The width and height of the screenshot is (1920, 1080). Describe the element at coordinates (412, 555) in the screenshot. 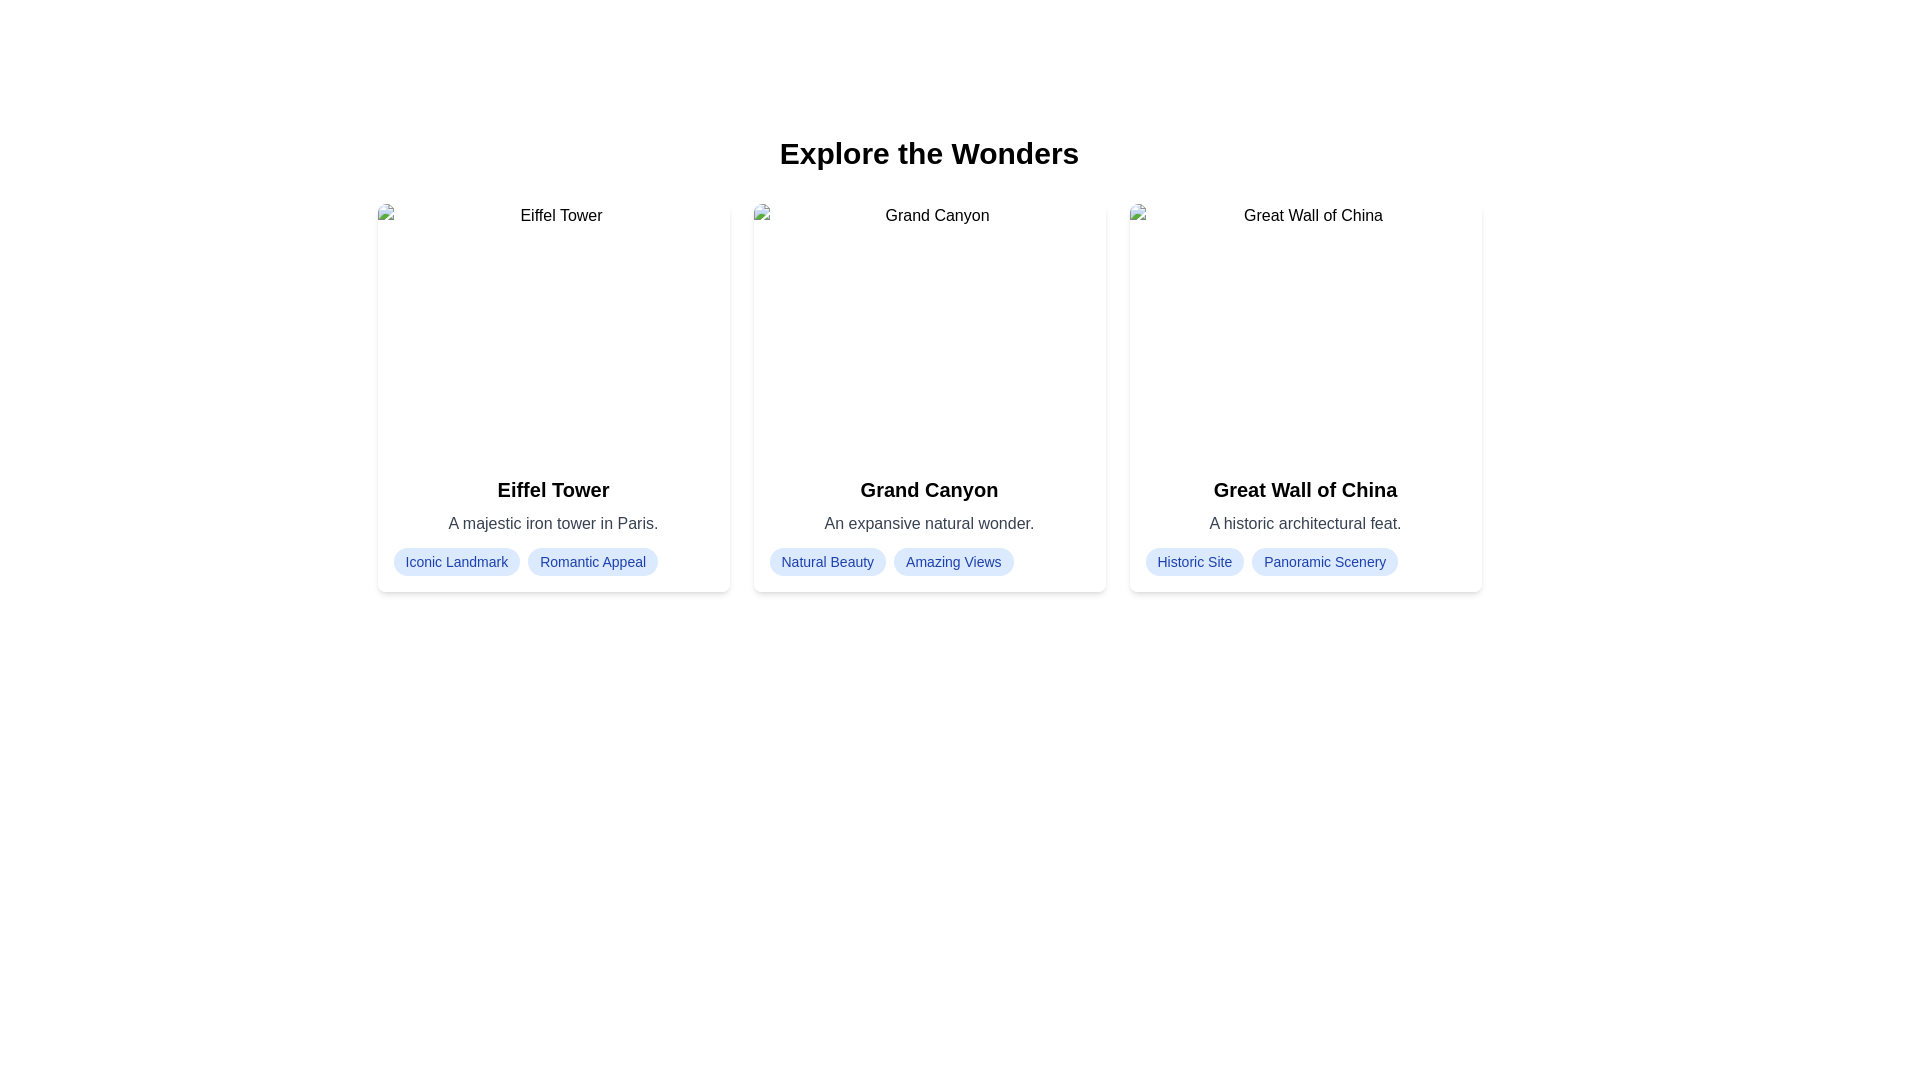

I see `the small red heart icon located in the lower-left corner of the first content card under the 'Explore the Wonders' section` at that location.